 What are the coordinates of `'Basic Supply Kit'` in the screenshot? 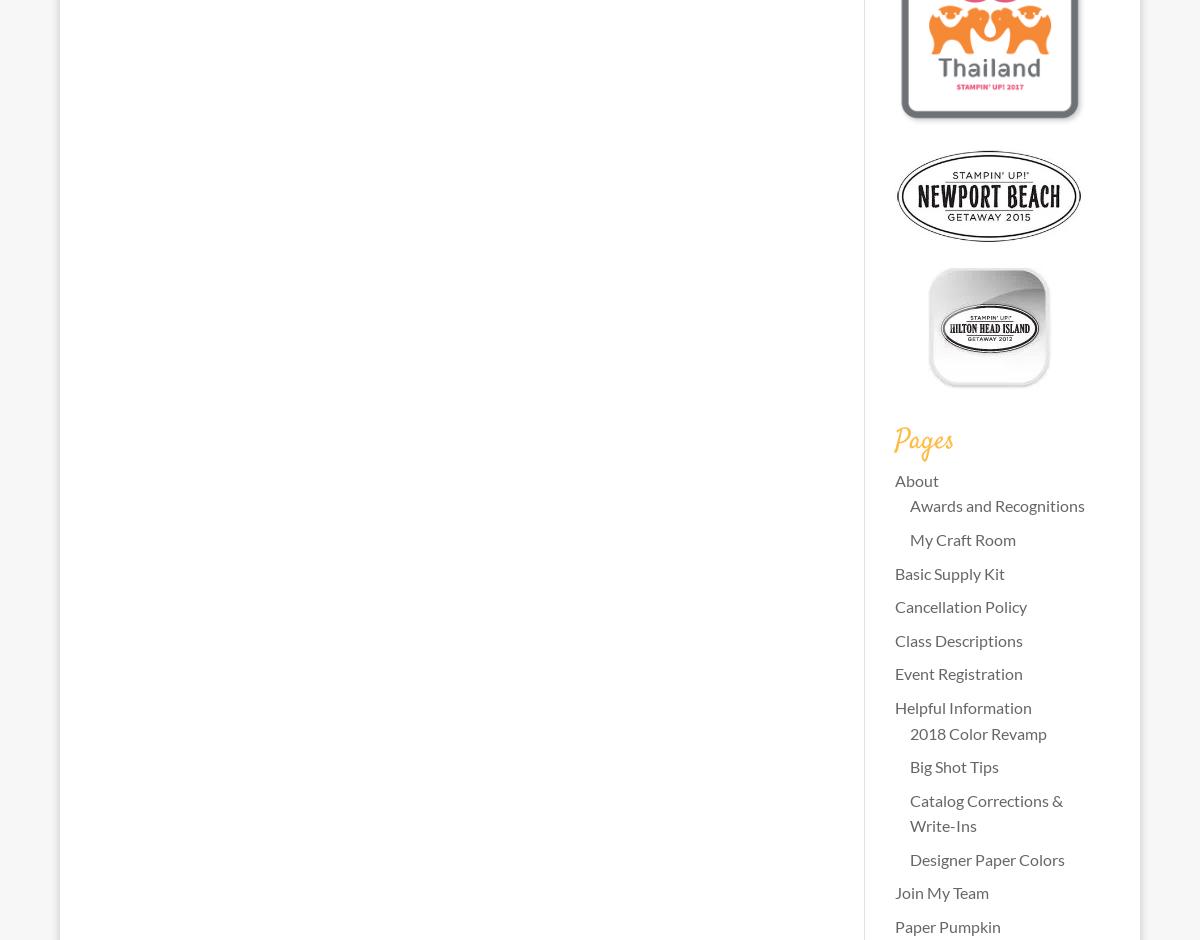 It's located at (948, 572).